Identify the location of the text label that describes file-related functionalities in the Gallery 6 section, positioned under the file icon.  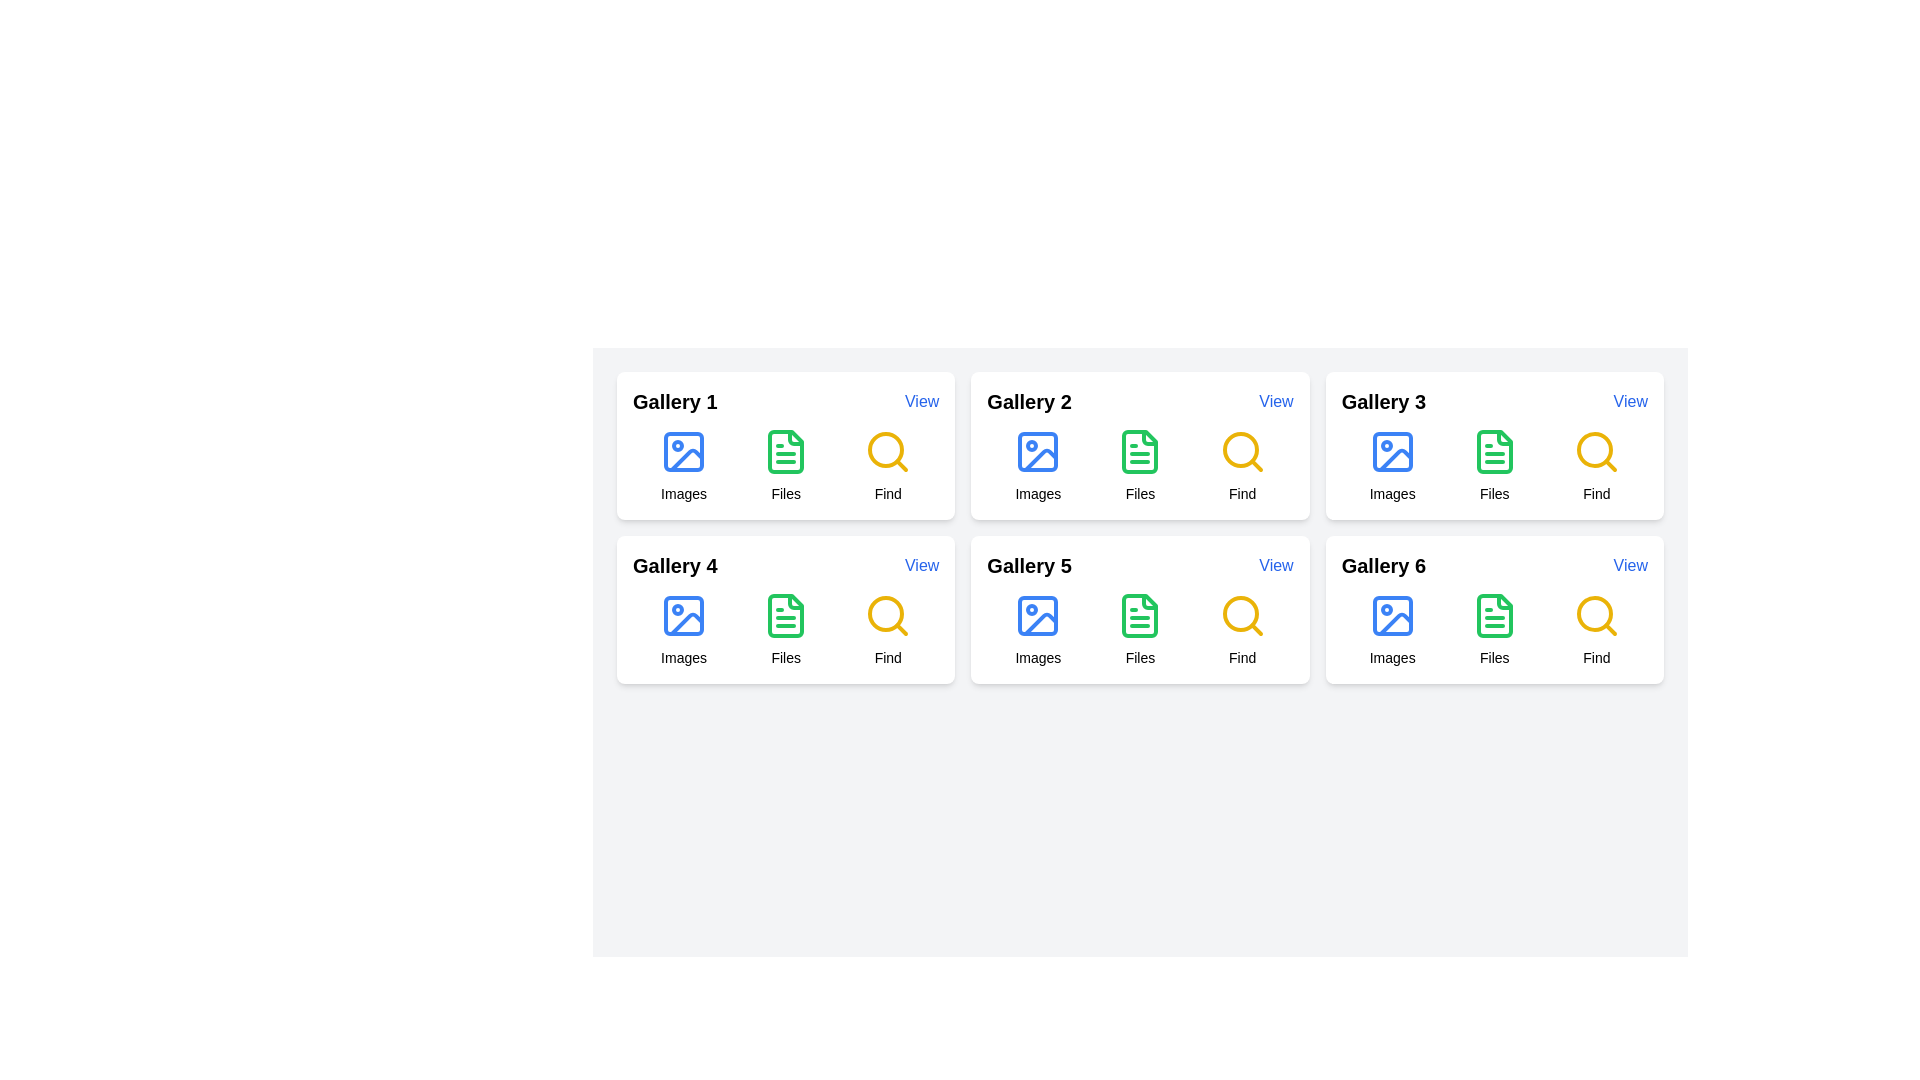
(1494, 658).